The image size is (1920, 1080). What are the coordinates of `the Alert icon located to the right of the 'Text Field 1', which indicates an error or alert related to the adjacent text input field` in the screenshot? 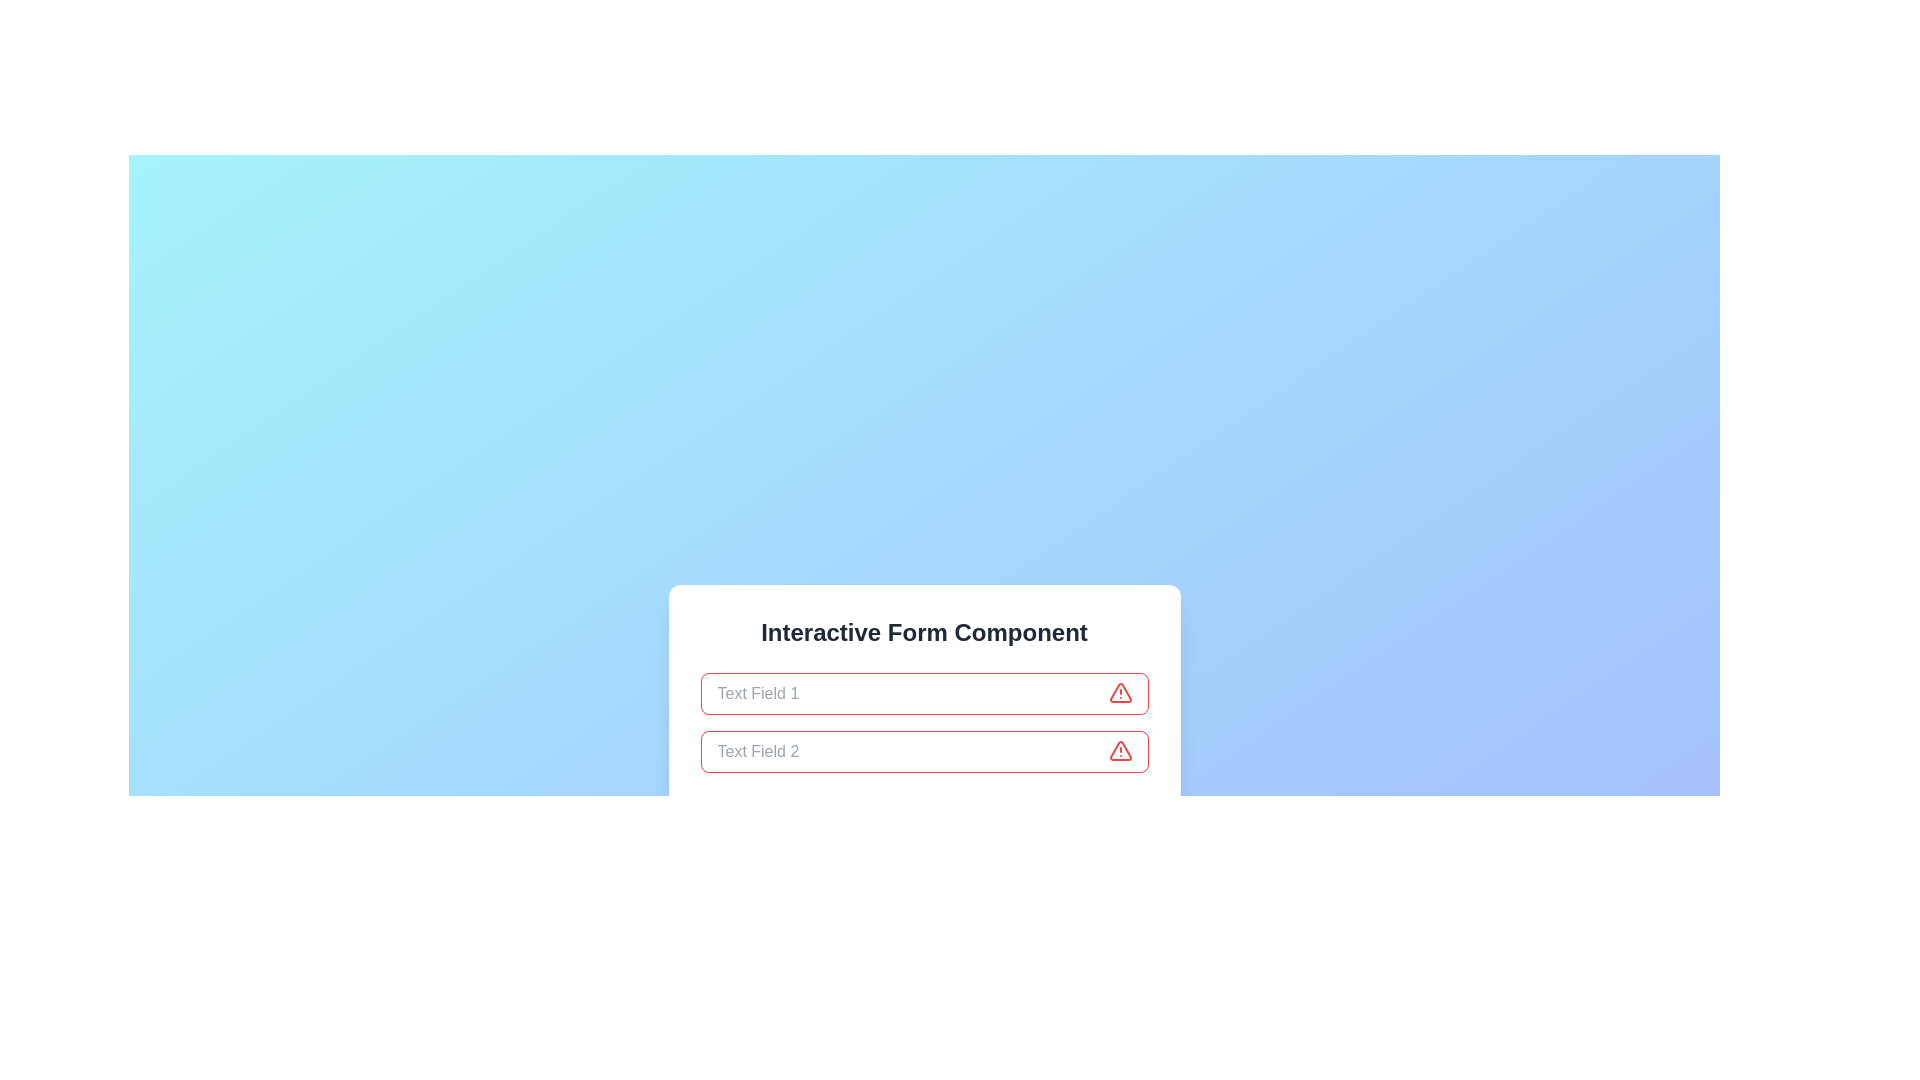 It's located at (1120, 692).